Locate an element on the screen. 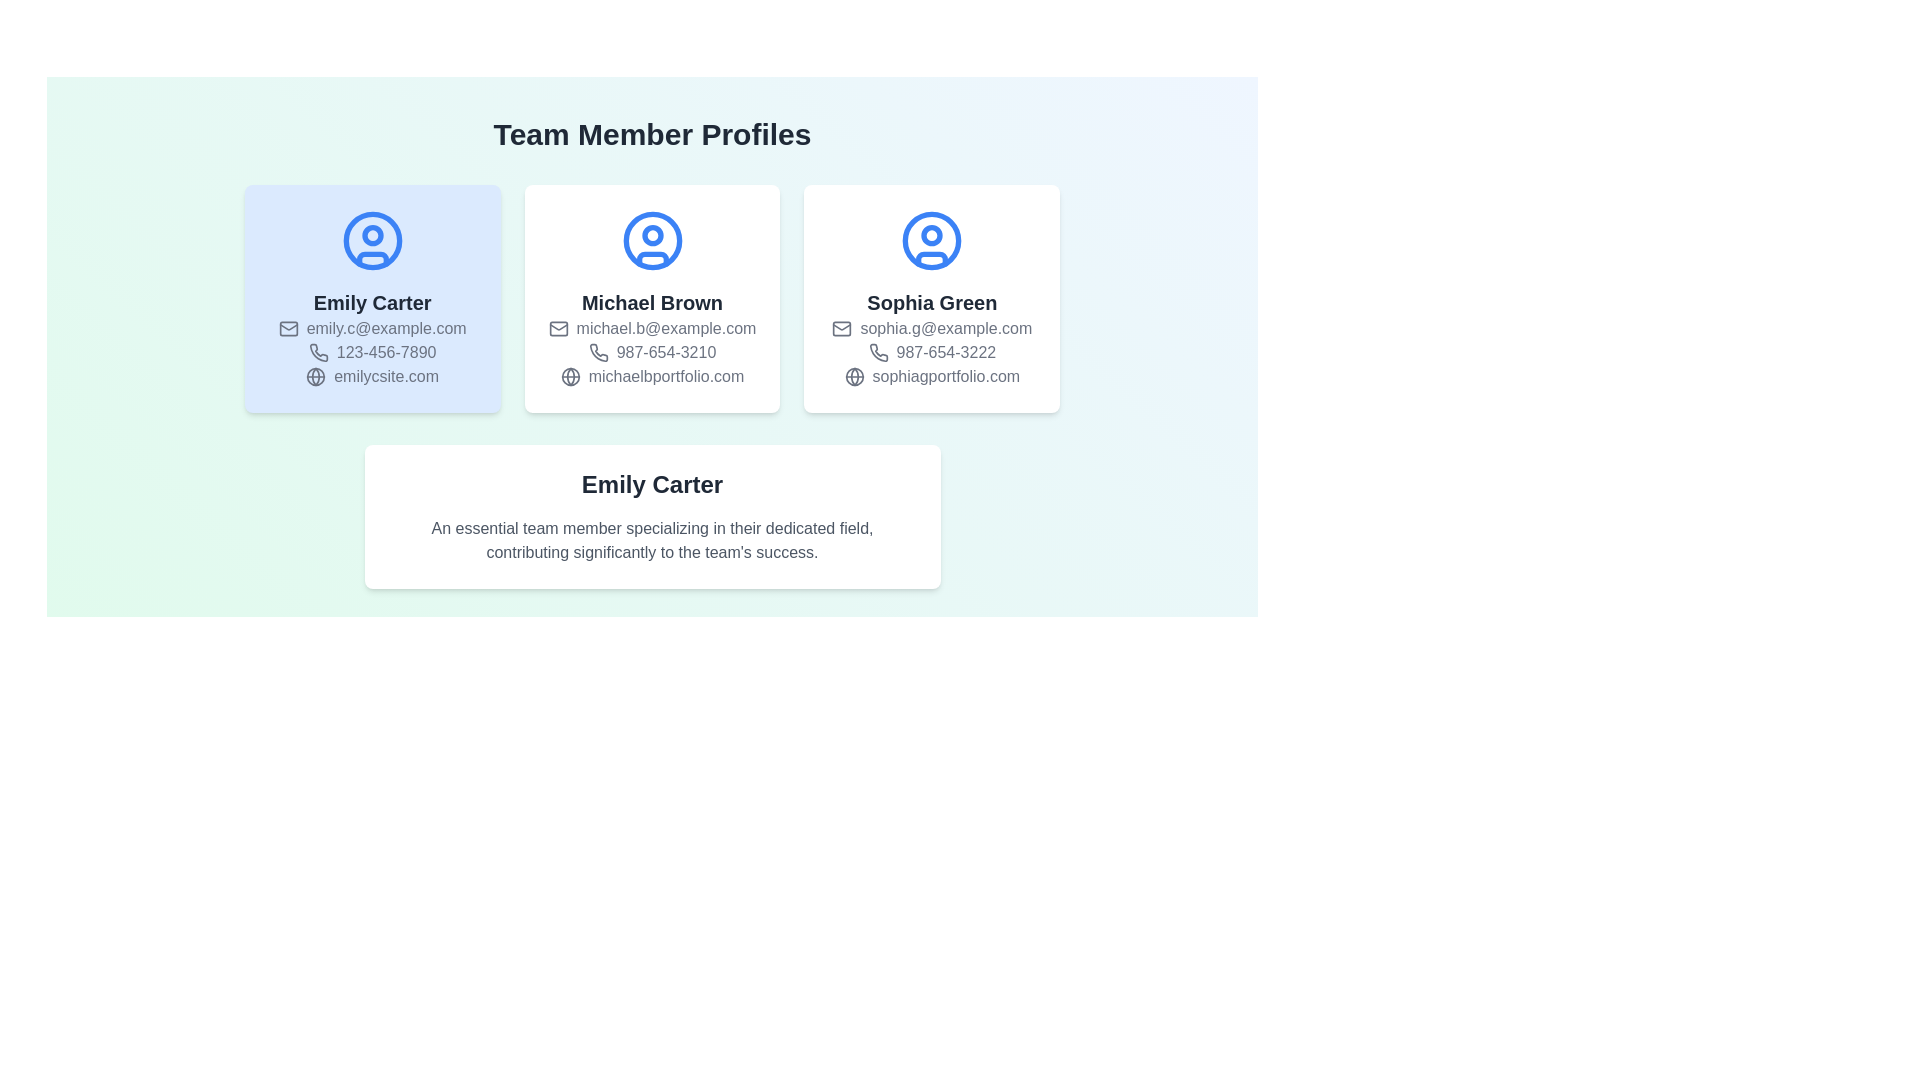 This screenshot has width=1920, height=1080. the phone number icon located within the card labeled 'Michael Brown', positioned to the left of the phone number '987-654-3210' is located at coordinates (597, 352).